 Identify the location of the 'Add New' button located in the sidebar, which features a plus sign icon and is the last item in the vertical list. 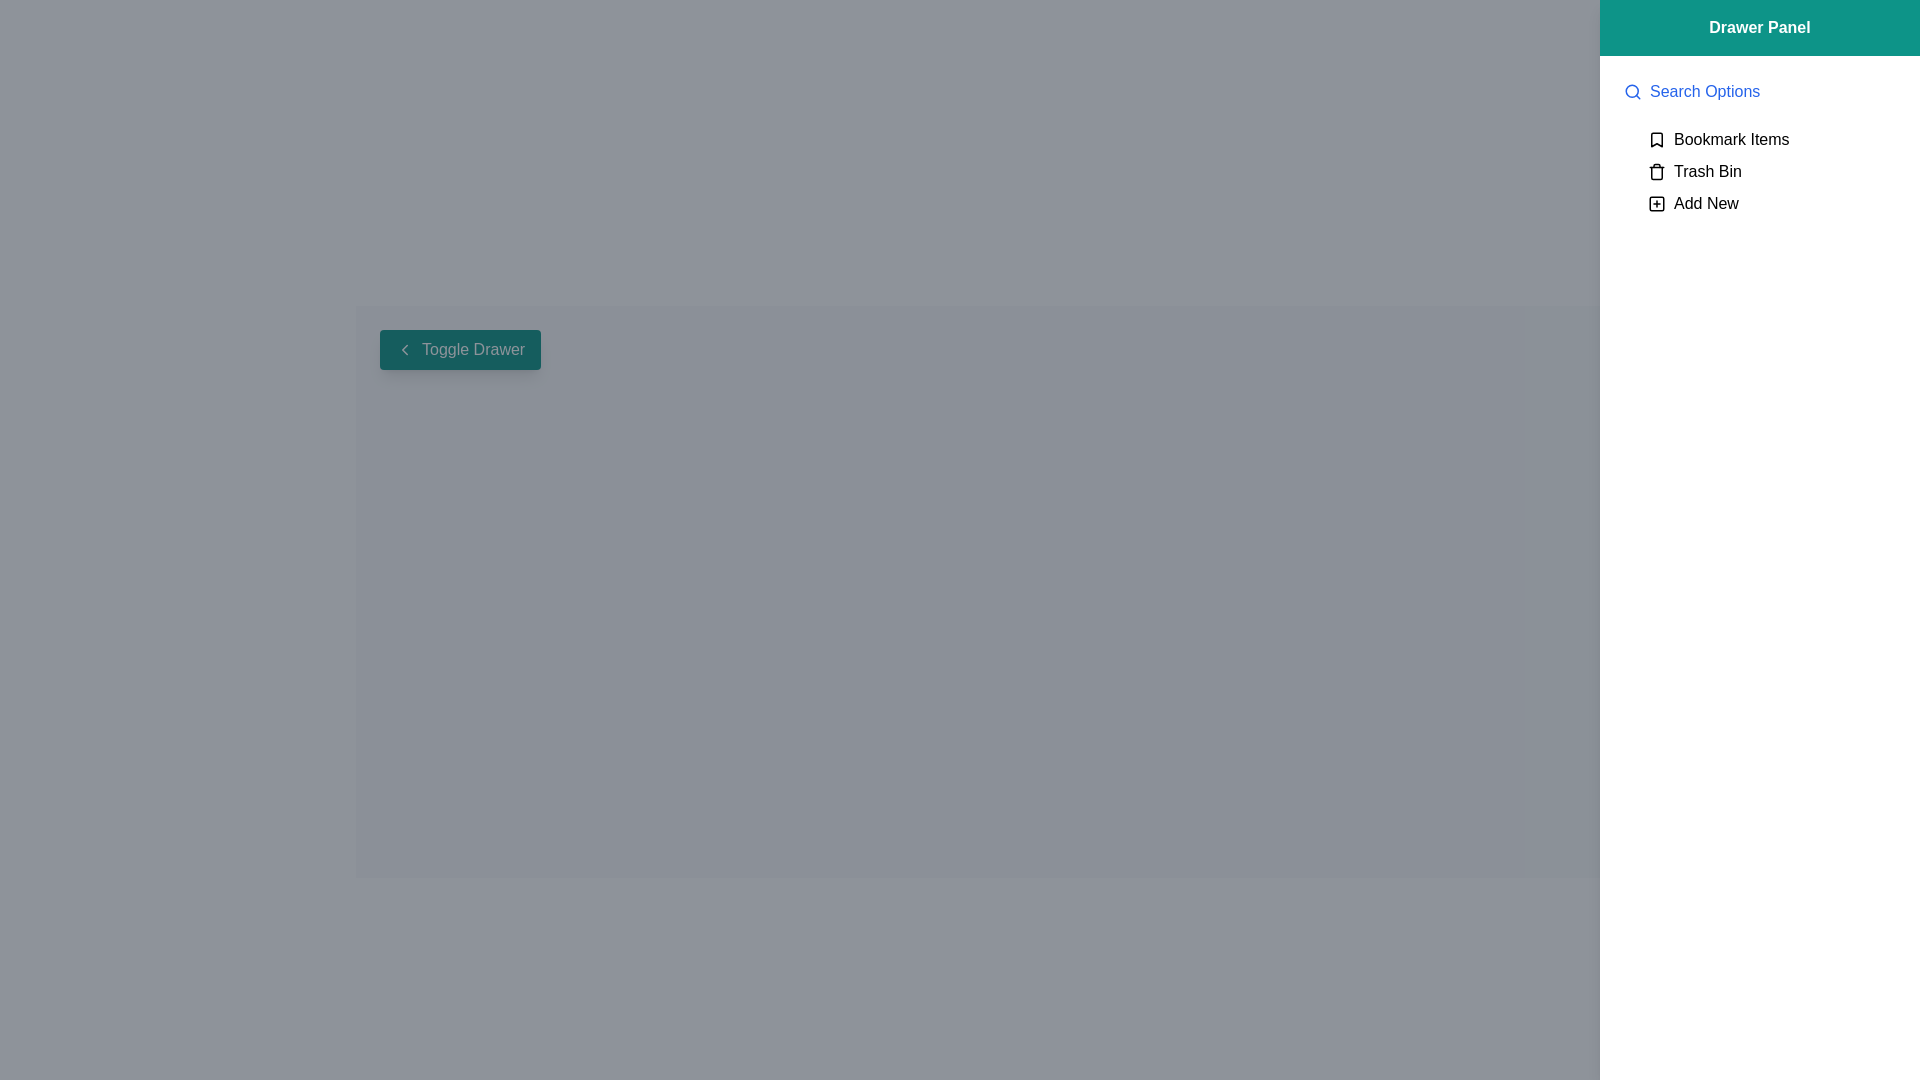
(1692, 204).